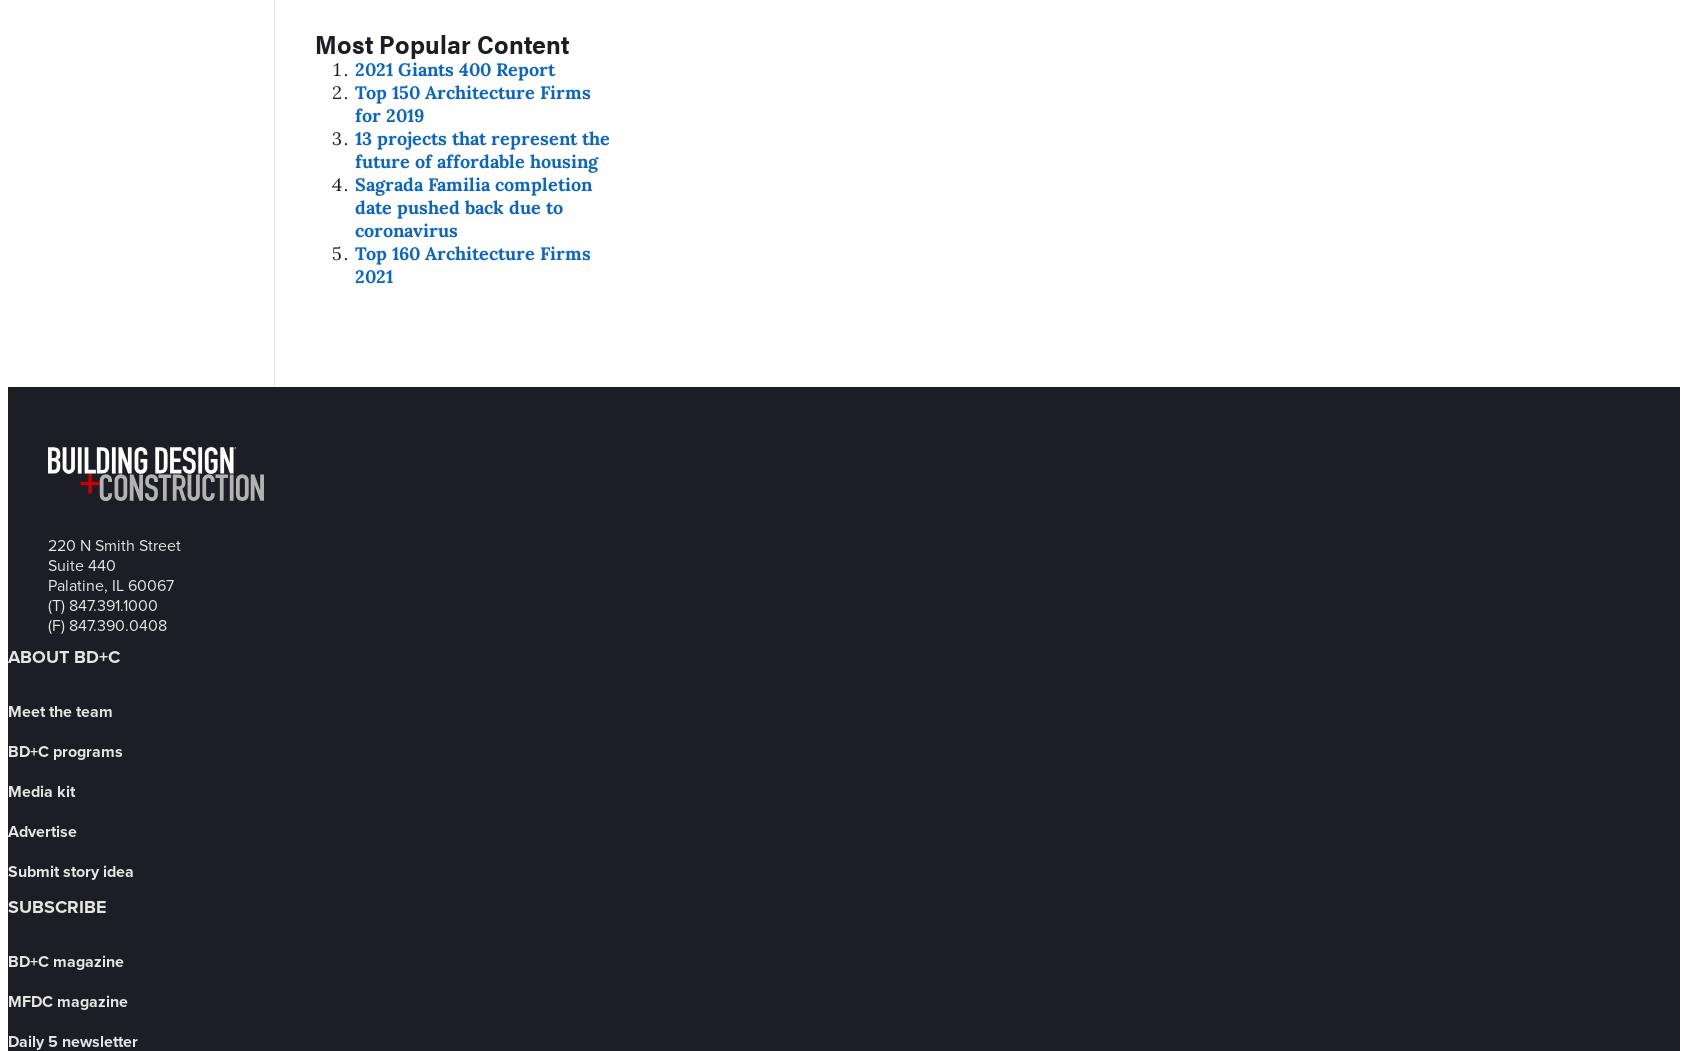 This screenshot has width=1688, height=1051. I want to click on 'Media kit', so click(40, 789).